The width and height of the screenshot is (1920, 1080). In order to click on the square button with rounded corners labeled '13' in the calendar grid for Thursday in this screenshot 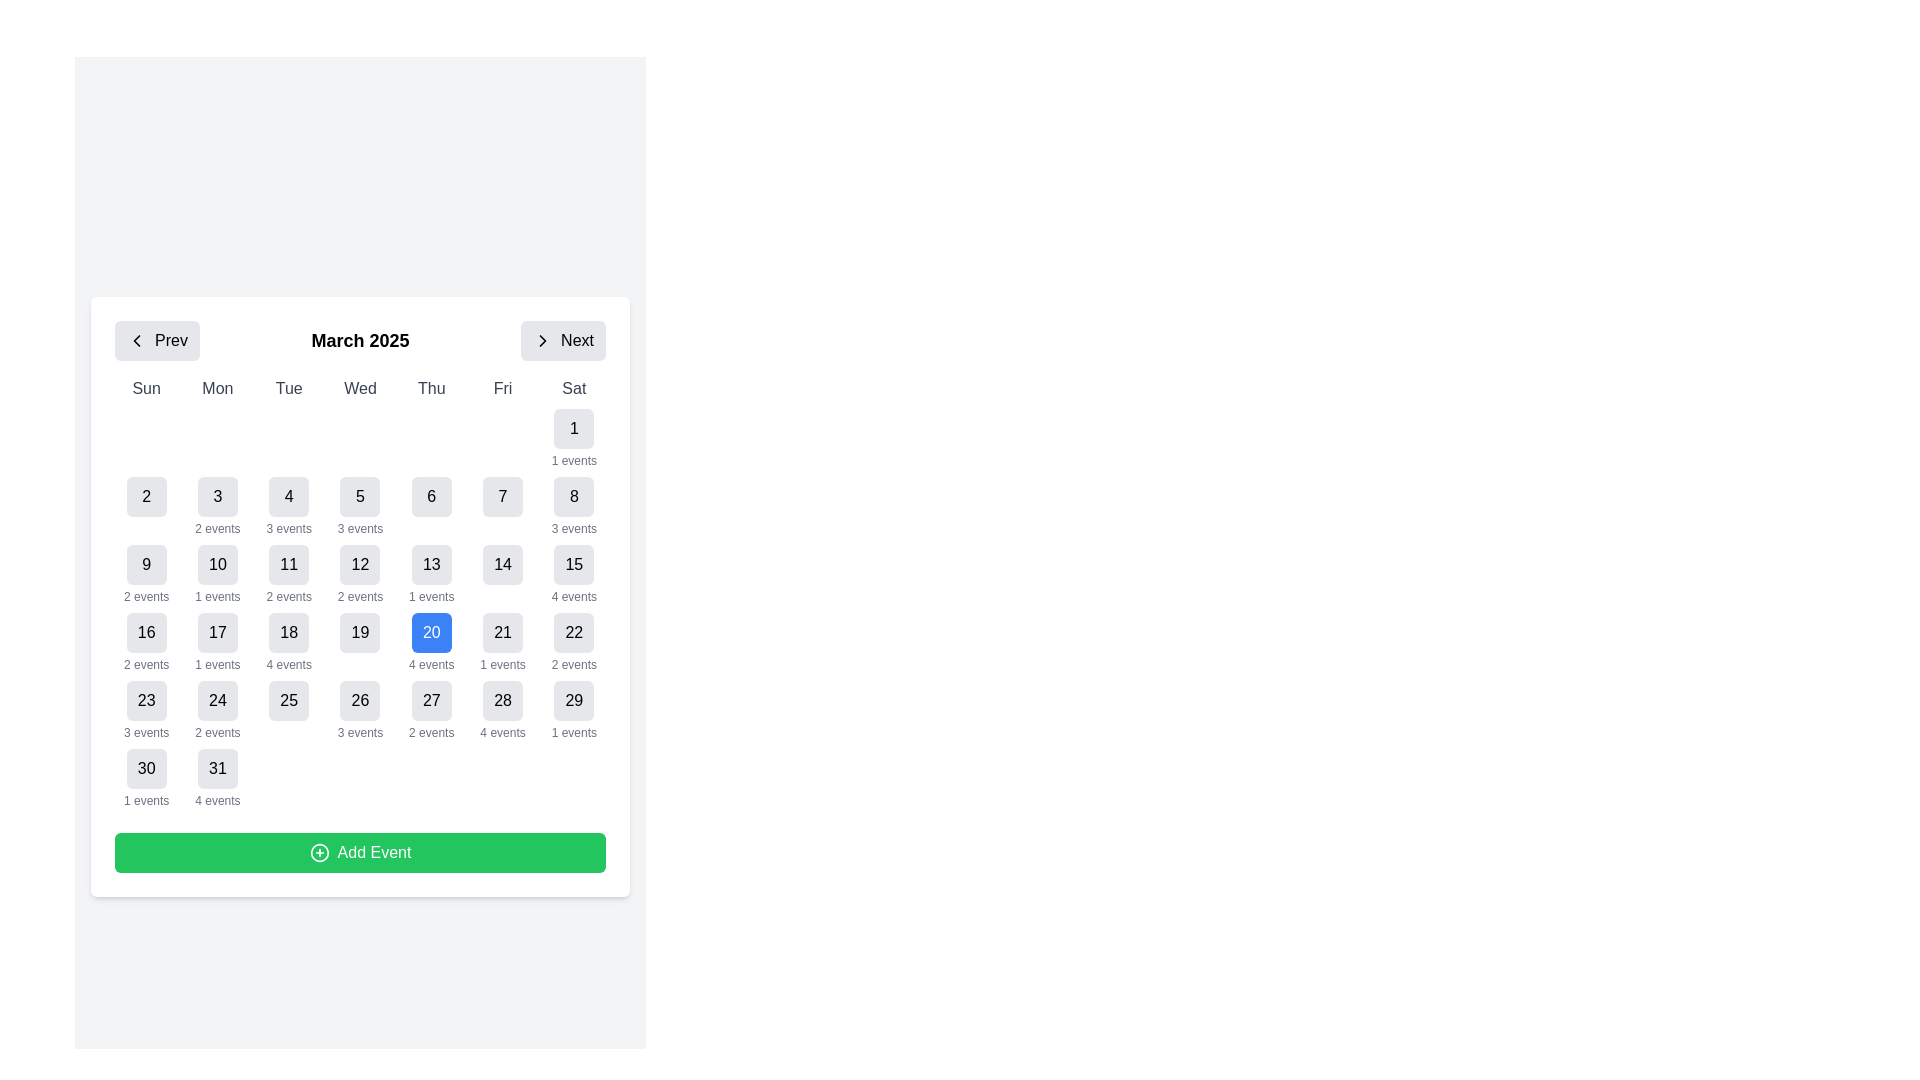, I will do `click(430, 564)`.